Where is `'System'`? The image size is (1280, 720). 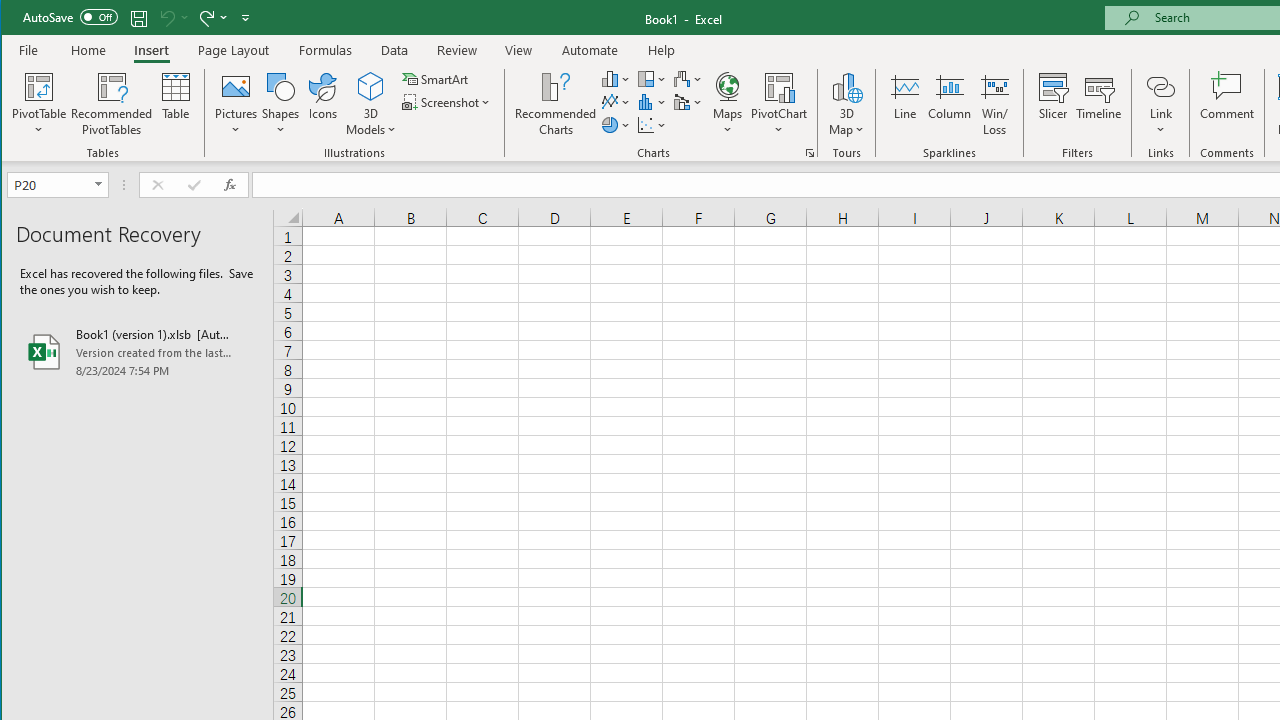 'System' is located at coordinates (19, 19).